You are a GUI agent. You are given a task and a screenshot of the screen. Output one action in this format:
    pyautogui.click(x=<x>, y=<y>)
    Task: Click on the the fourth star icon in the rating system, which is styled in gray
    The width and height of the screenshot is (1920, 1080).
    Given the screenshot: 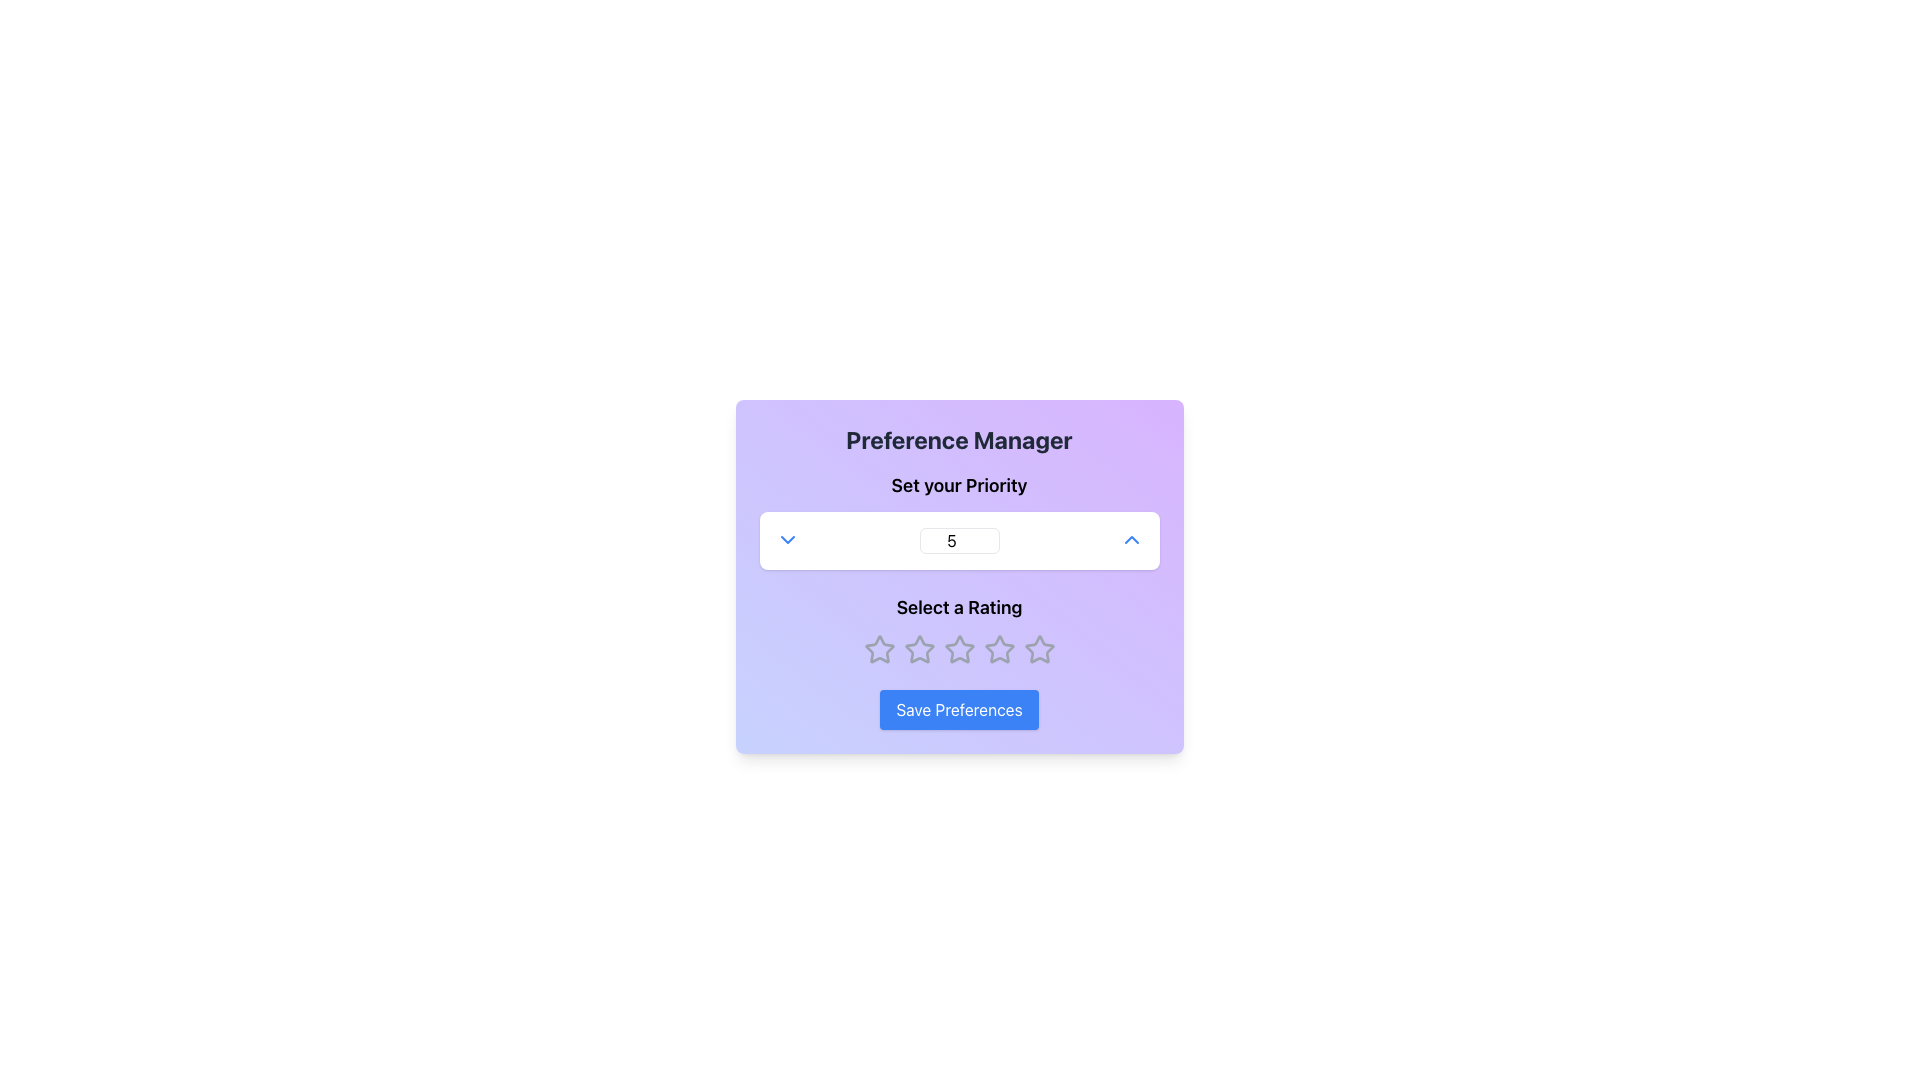 What is the action you would take?
    pyautogui.click(x=999, y=649)
    